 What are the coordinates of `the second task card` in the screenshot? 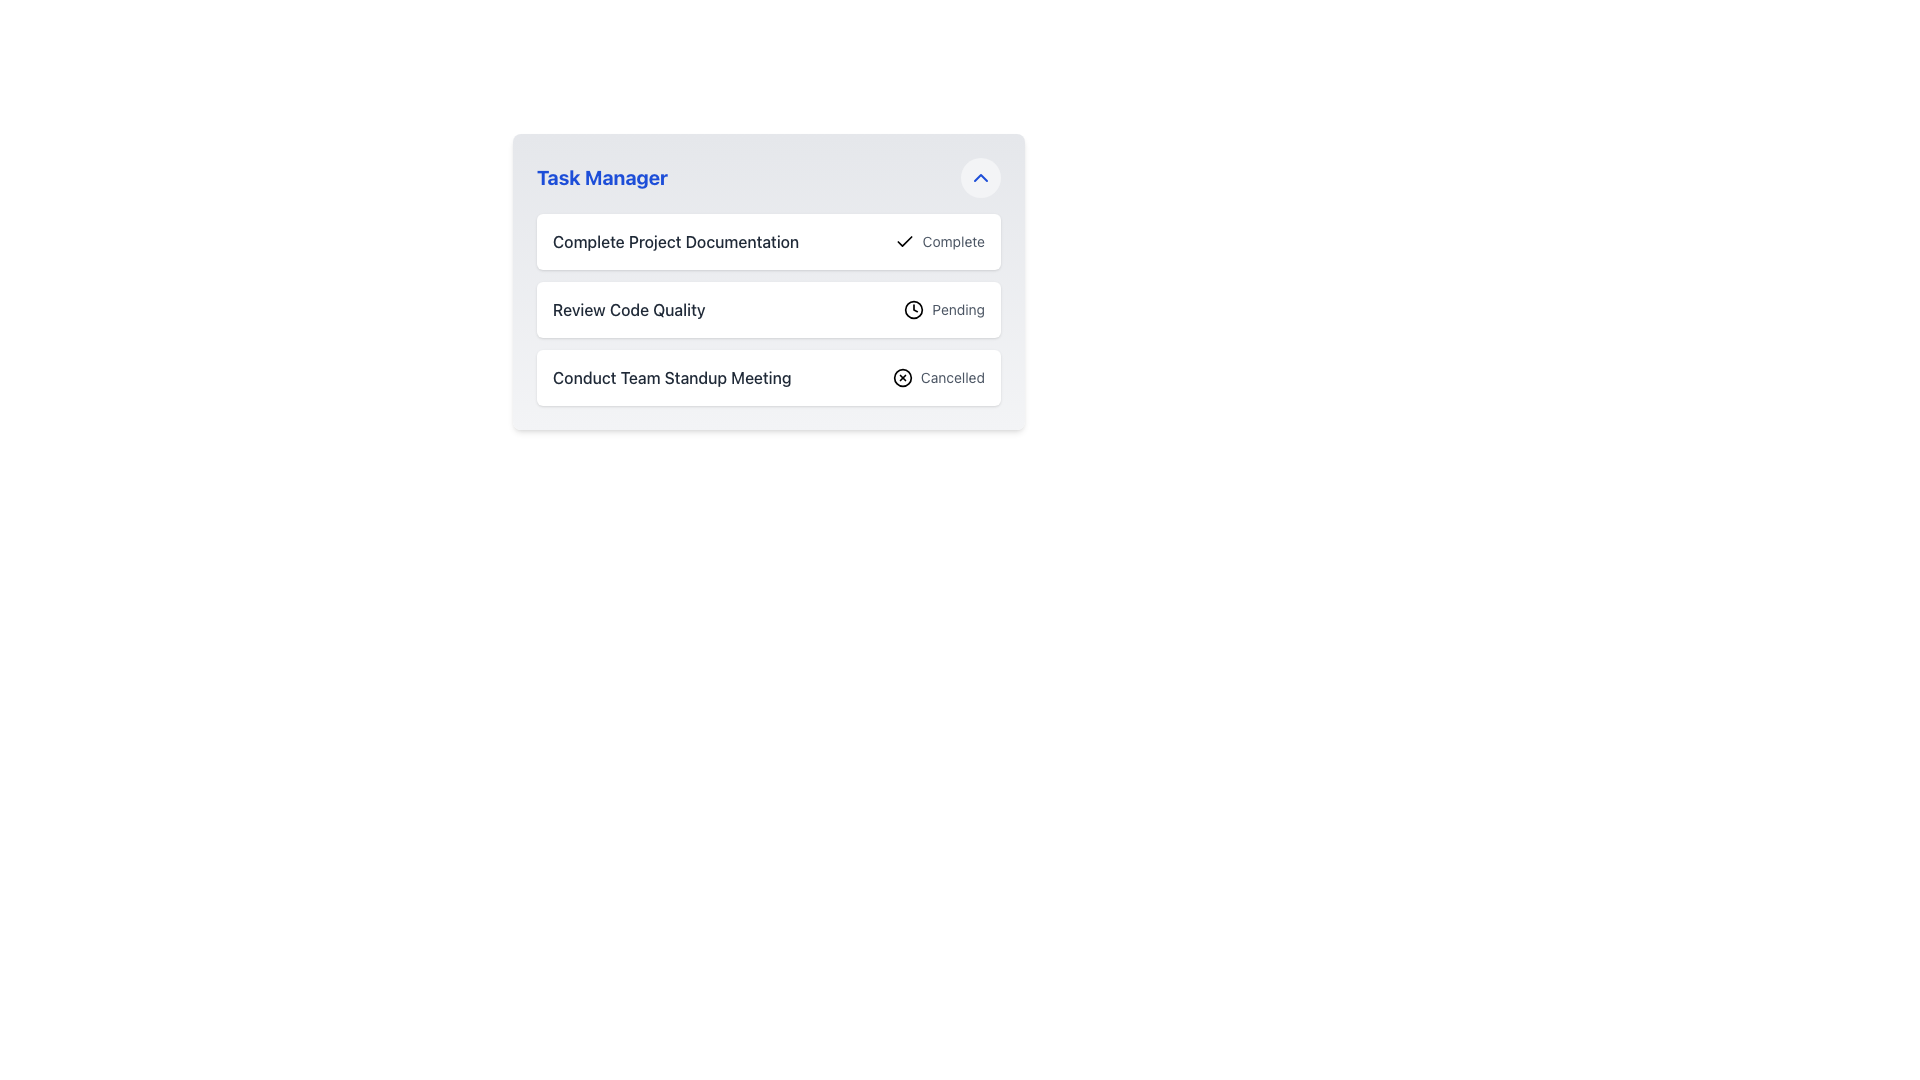 It's located at (767, 309).